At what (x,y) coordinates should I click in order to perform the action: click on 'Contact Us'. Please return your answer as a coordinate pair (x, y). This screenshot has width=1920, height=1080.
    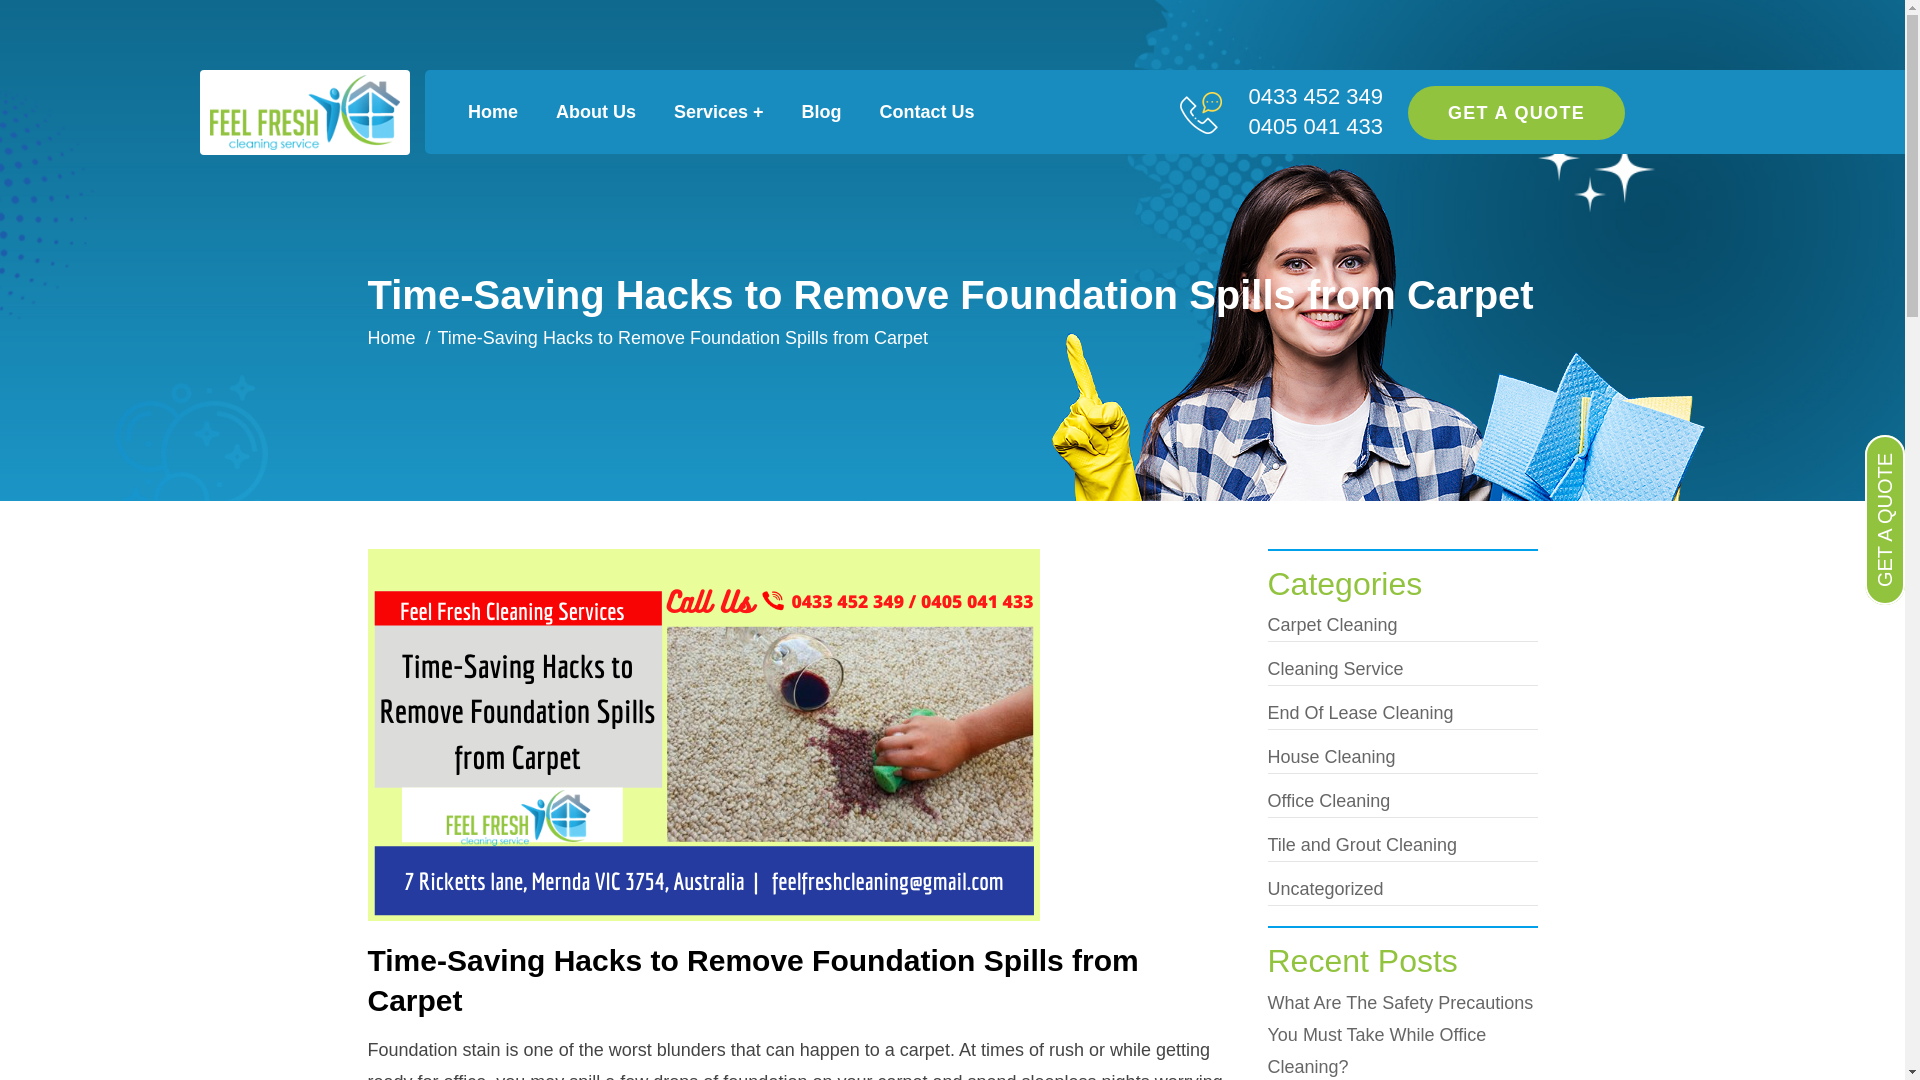
    Looking at the image, I should click on (935, 111).